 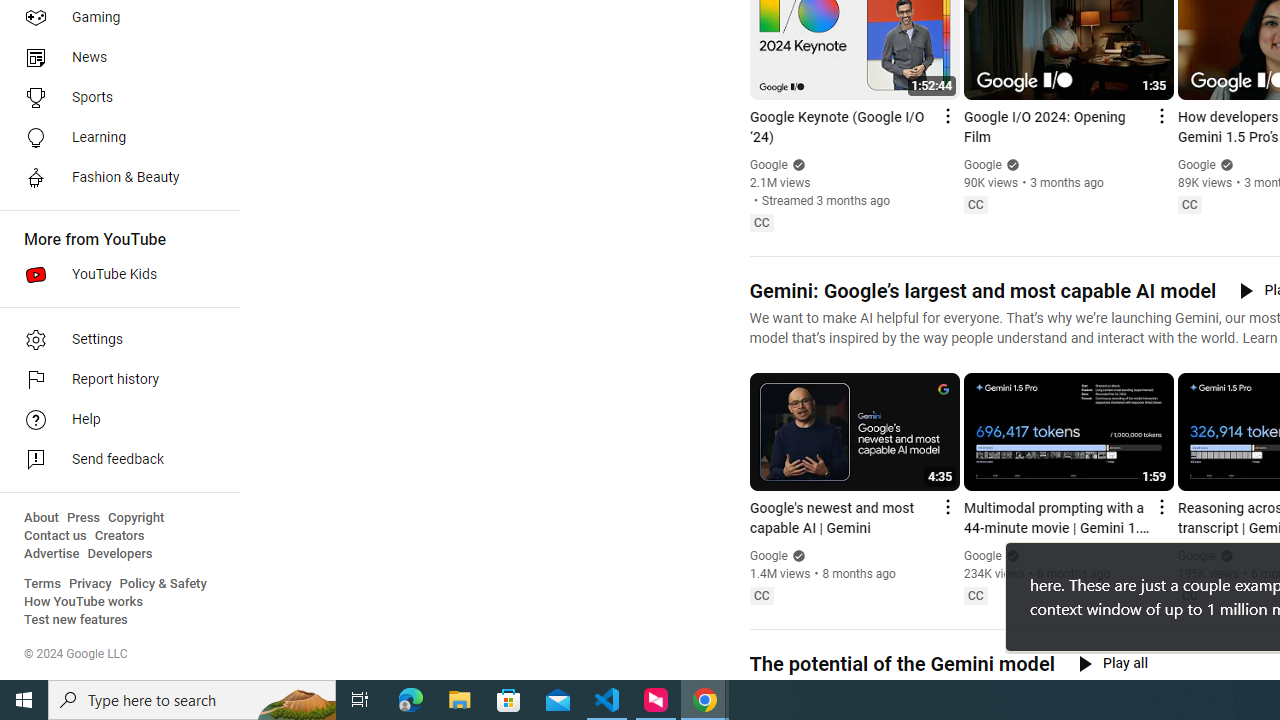 I want to click on 'Copyright', so click(x=135, y=517).